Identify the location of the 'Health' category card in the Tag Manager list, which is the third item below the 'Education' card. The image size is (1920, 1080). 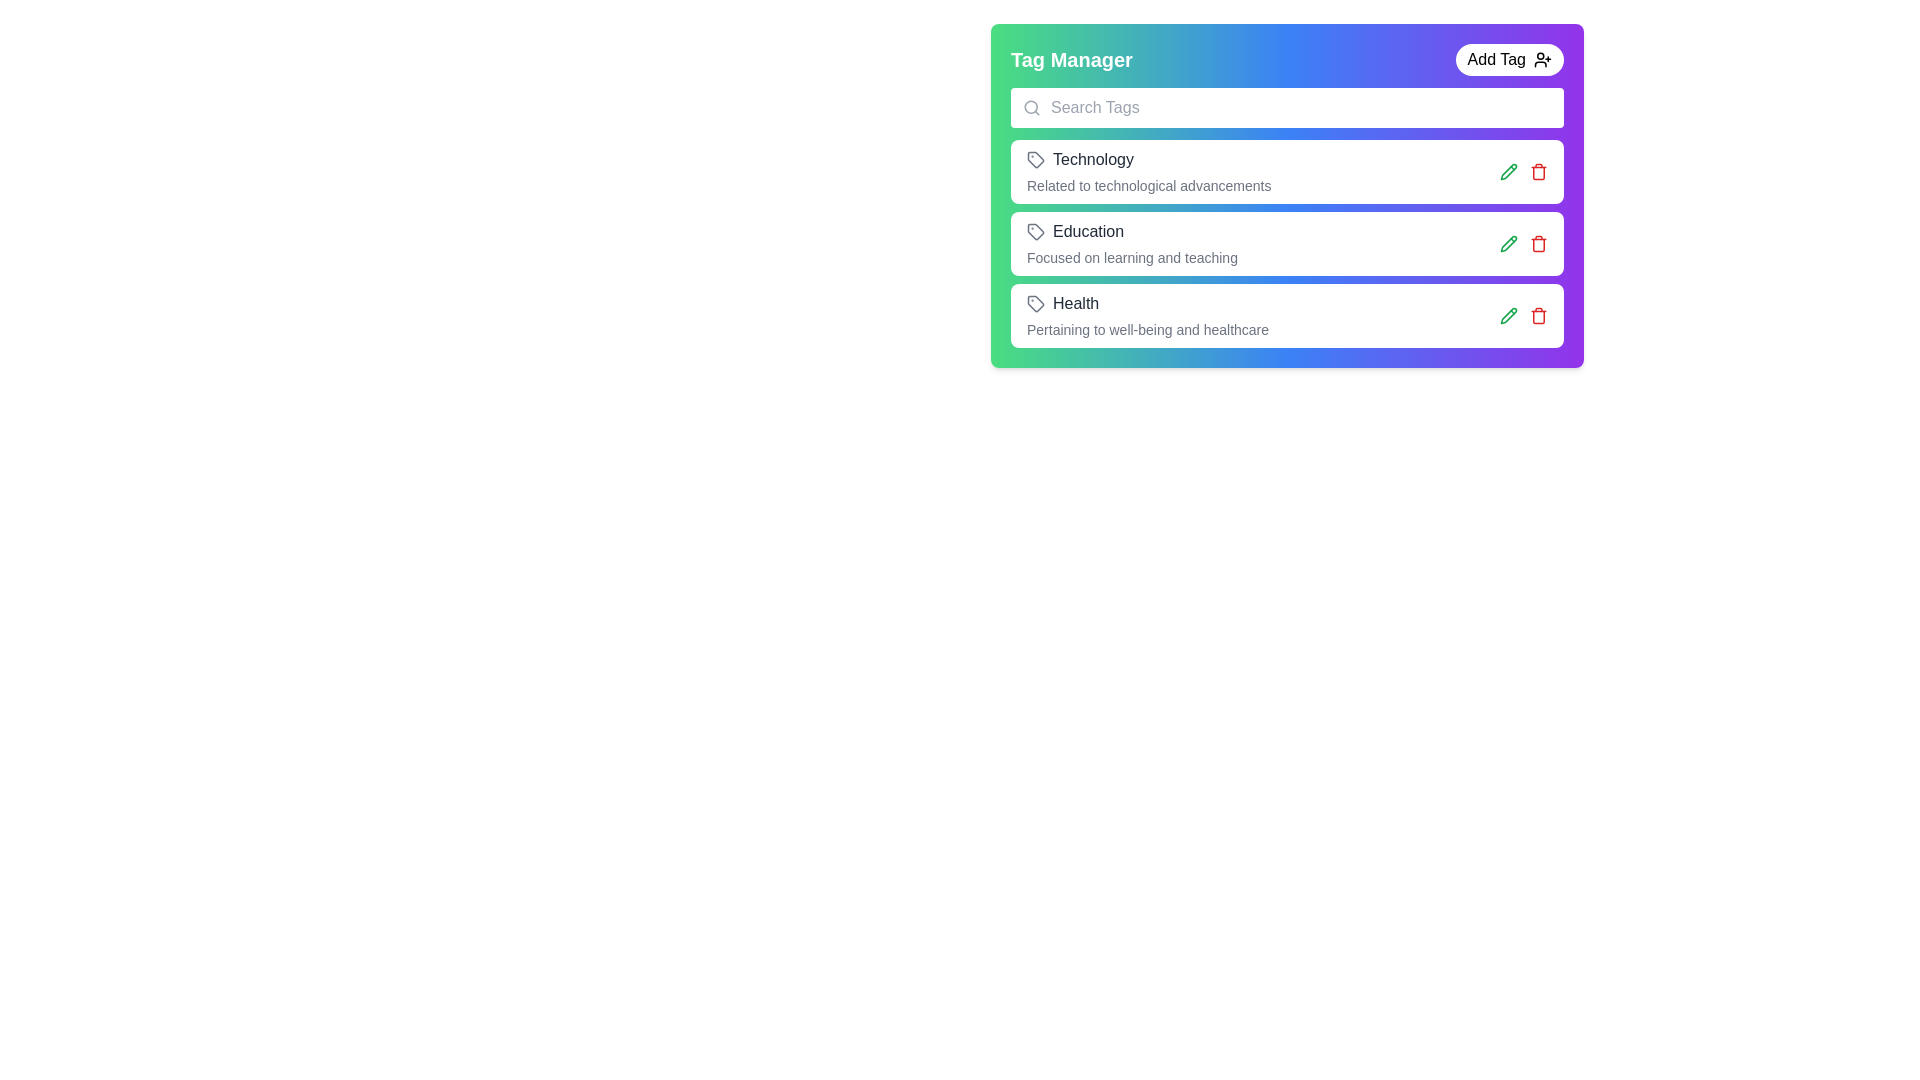
(1287, 315).